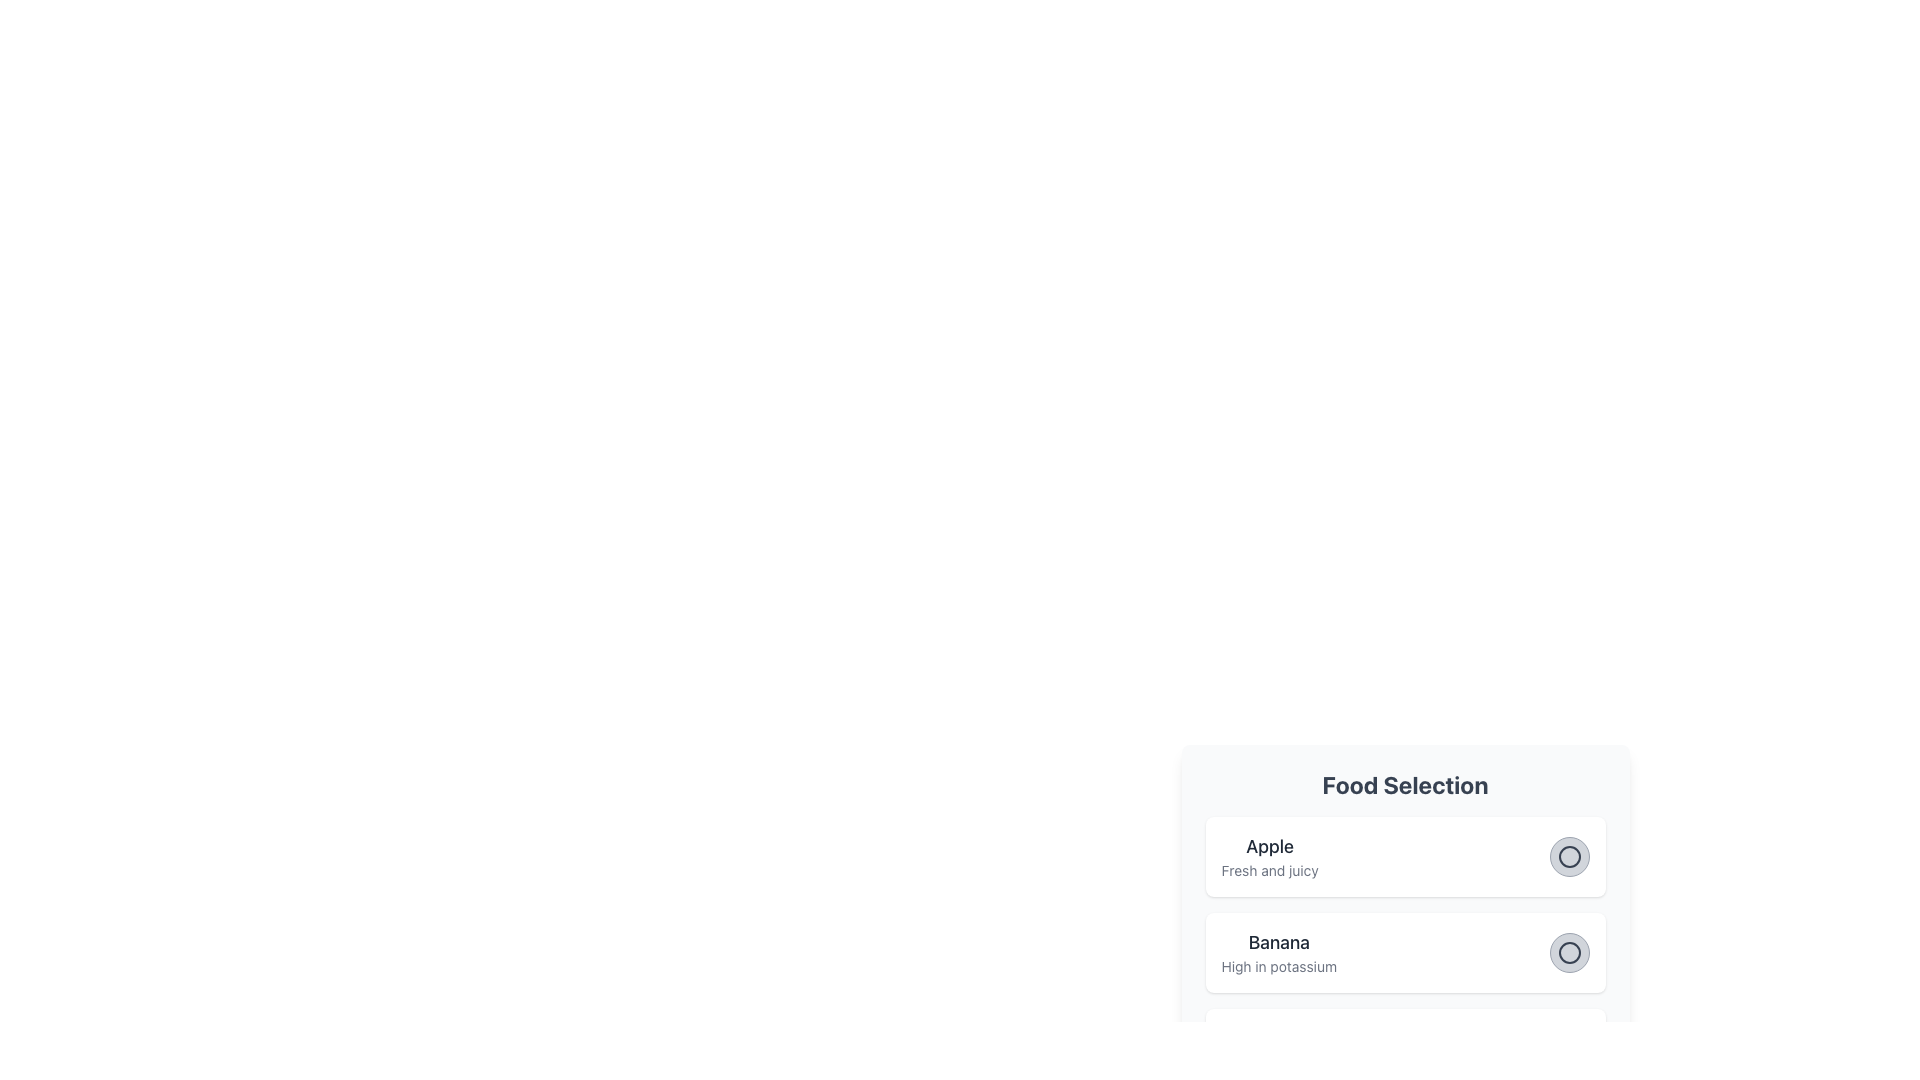 The image size is (1920, 1080). What do you see at coordinates (1568, 855) in the screenshot?
I see `the rightmost radio button for 'Apple' with subtext 'Fresh and juicy'` at bounding box center [1568, 855].